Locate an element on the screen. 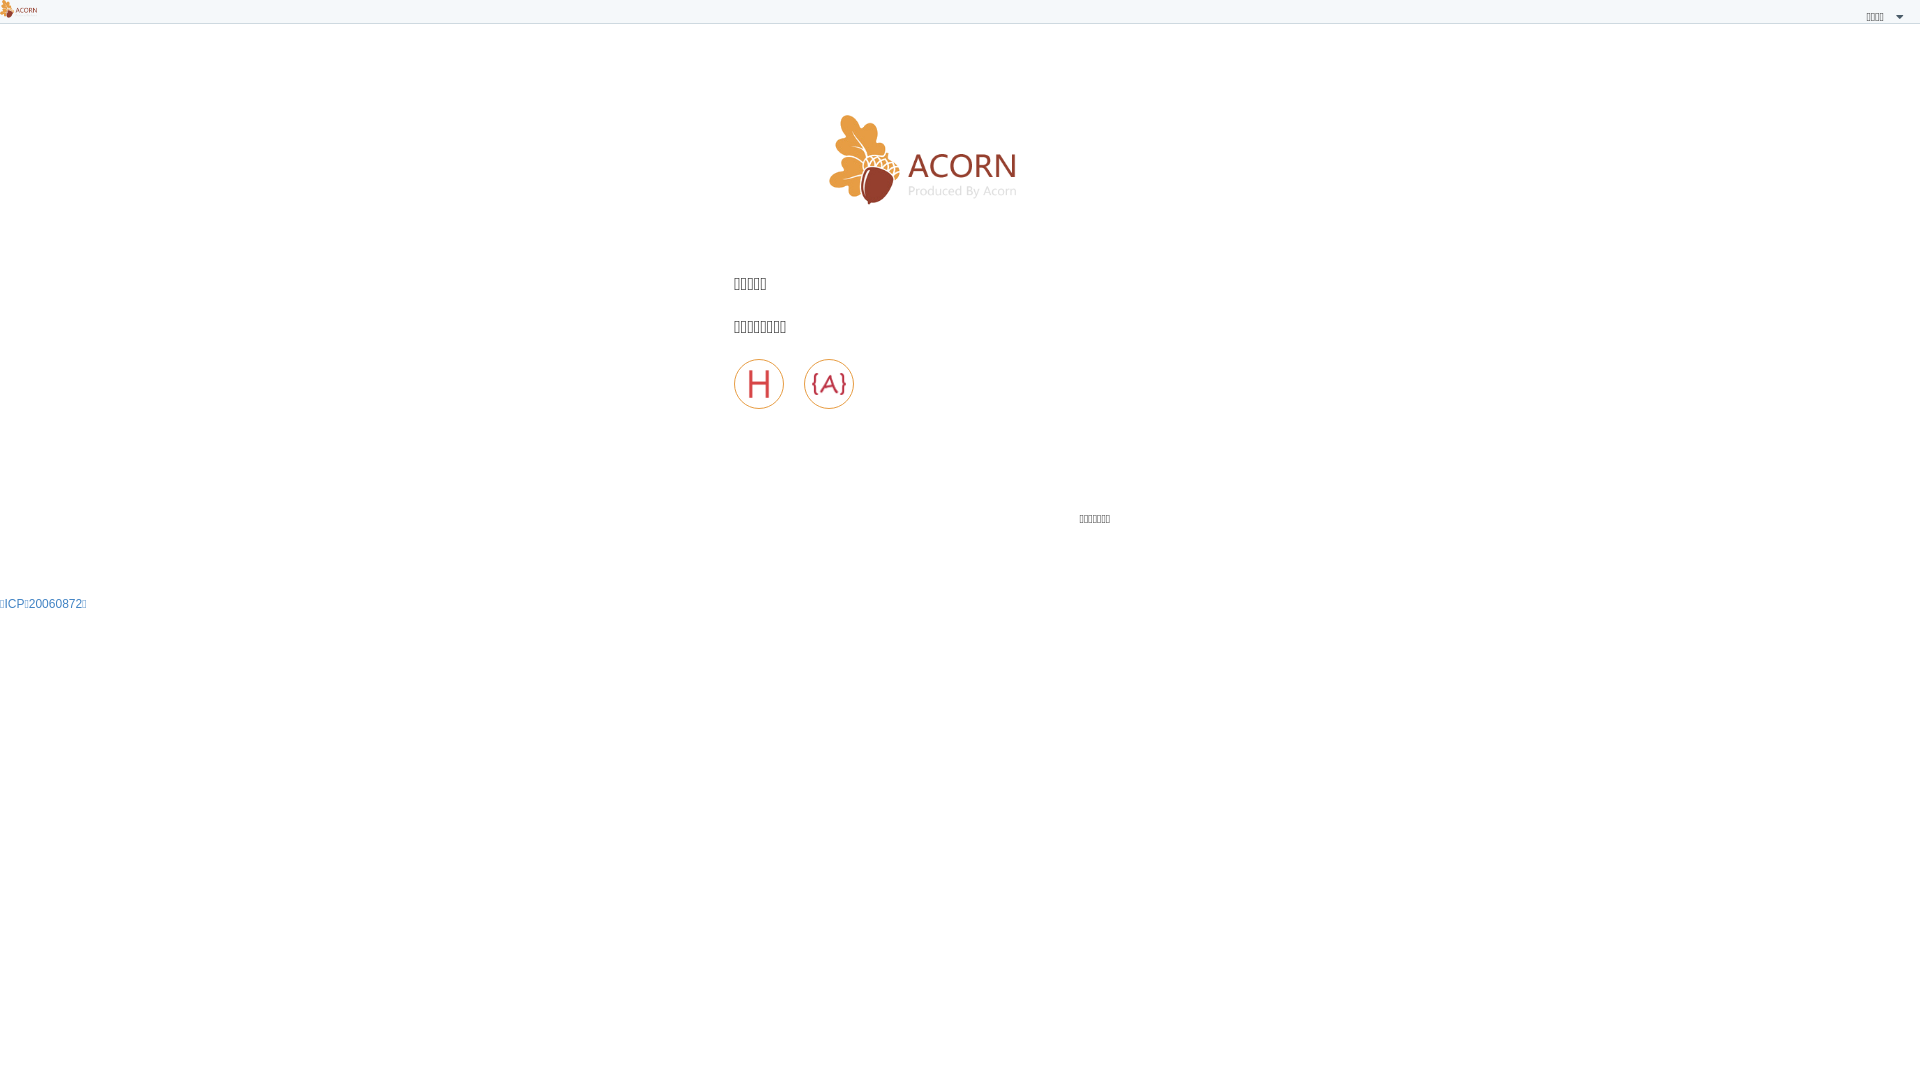 This screenshot has height=1080, width=1920. 'api-mom' is located at coordinates (804, 384).